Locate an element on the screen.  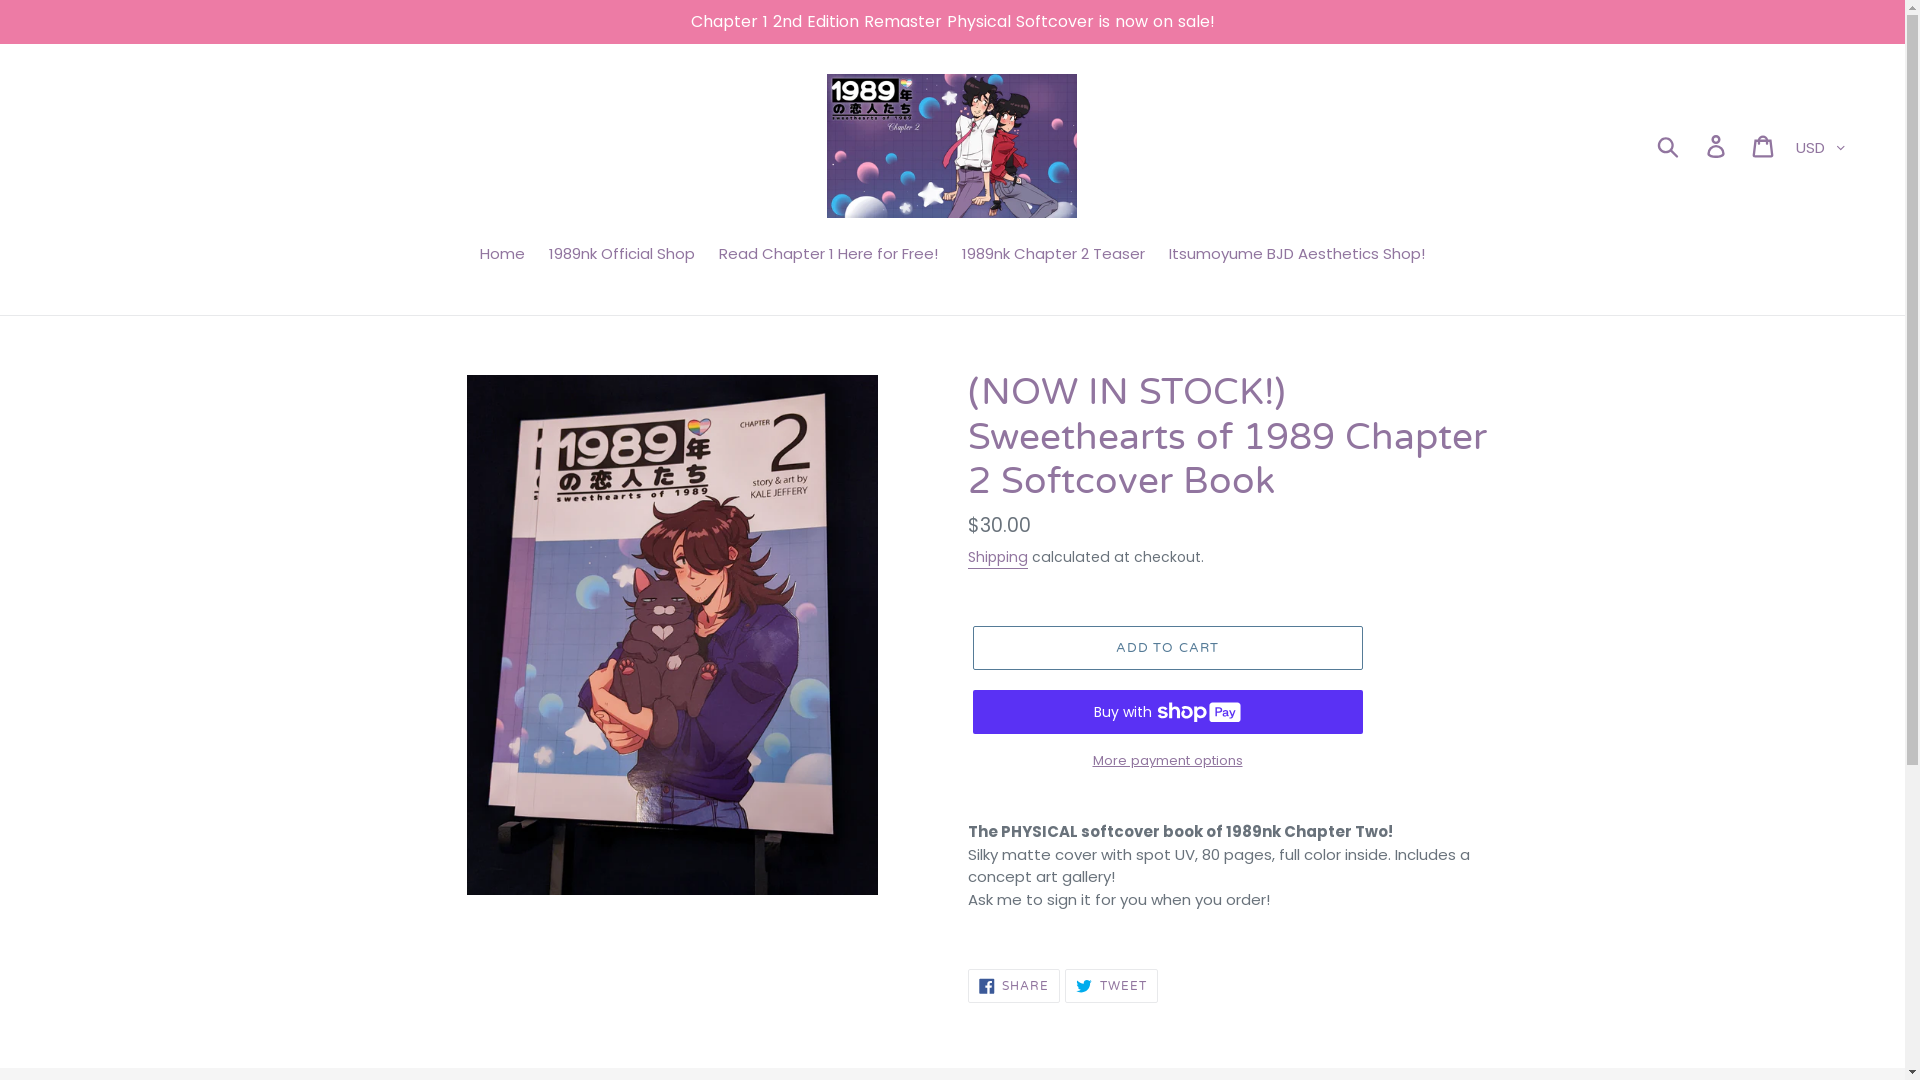
'1989nk Official Shop' is located at coordinates (621, 254).